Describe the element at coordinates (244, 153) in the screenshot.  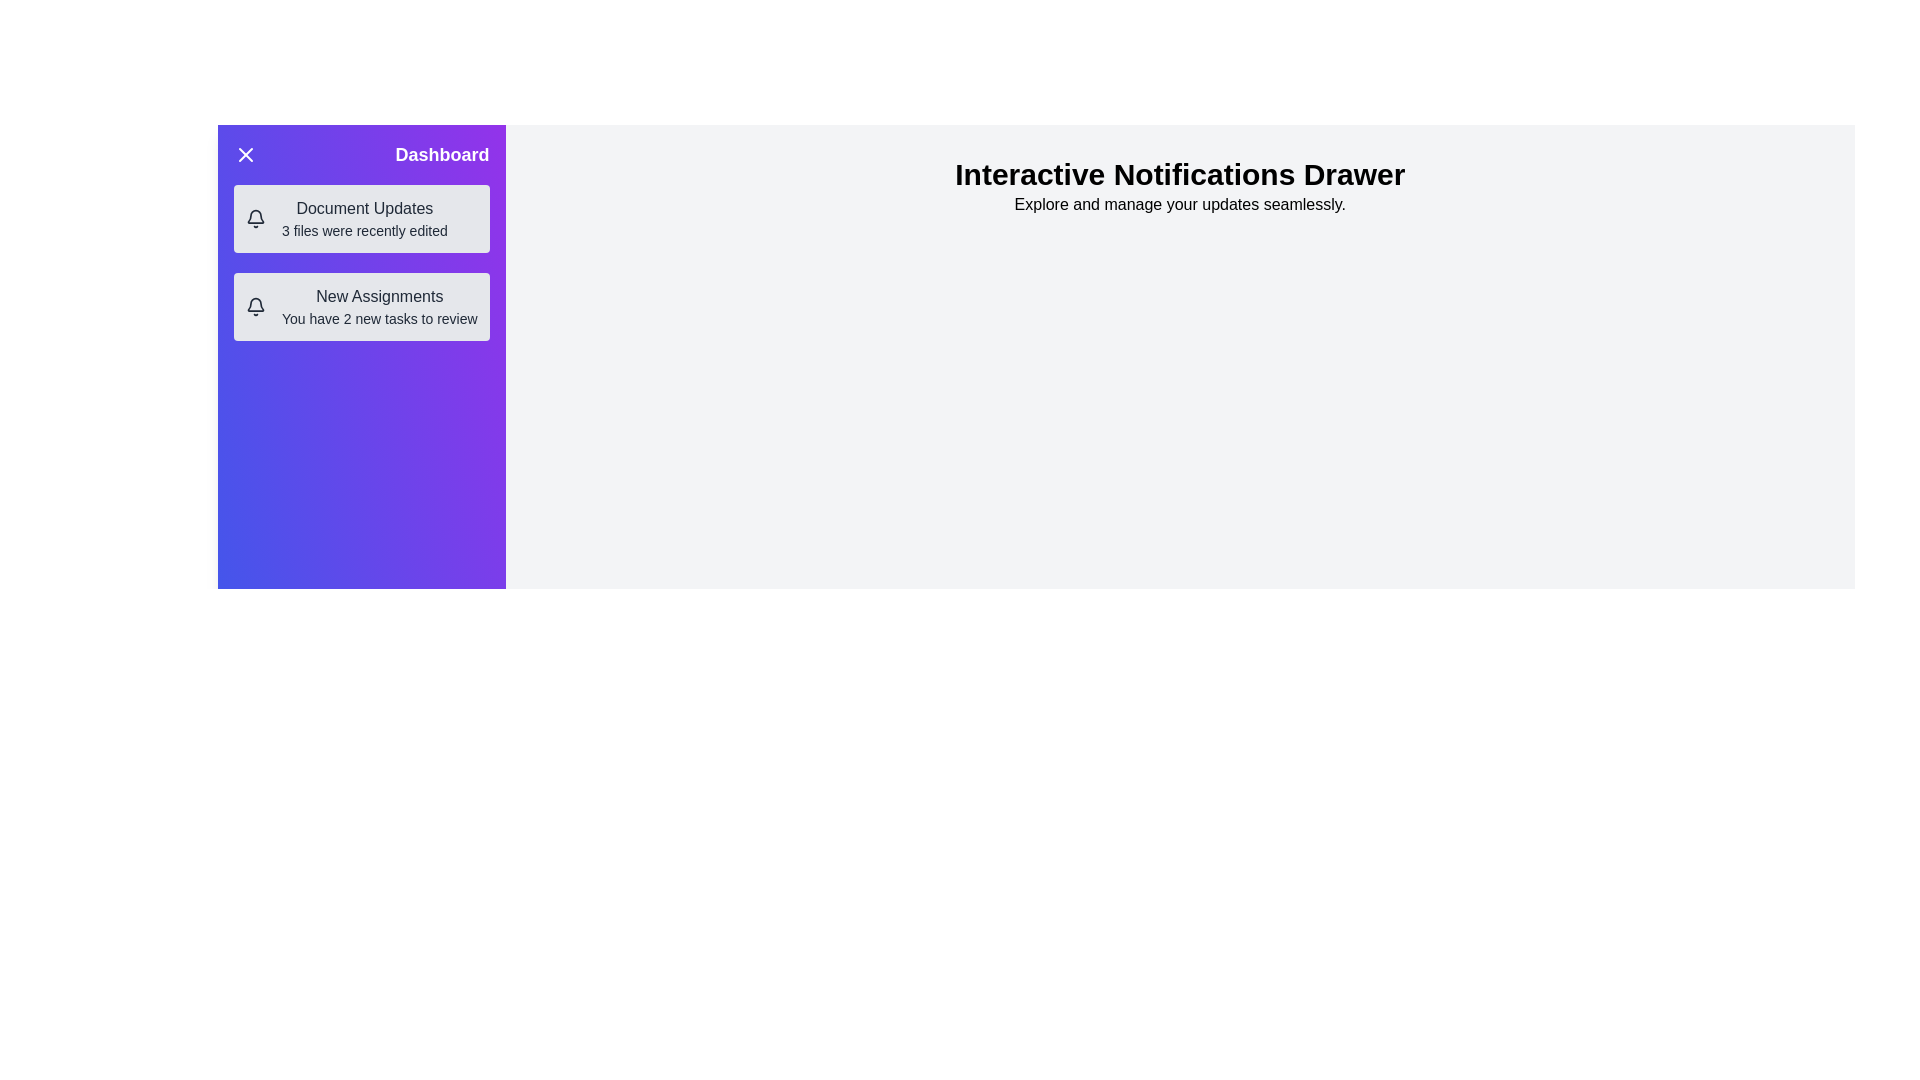
I see `the menu/close button to toggle the drawer visibility` at that location.